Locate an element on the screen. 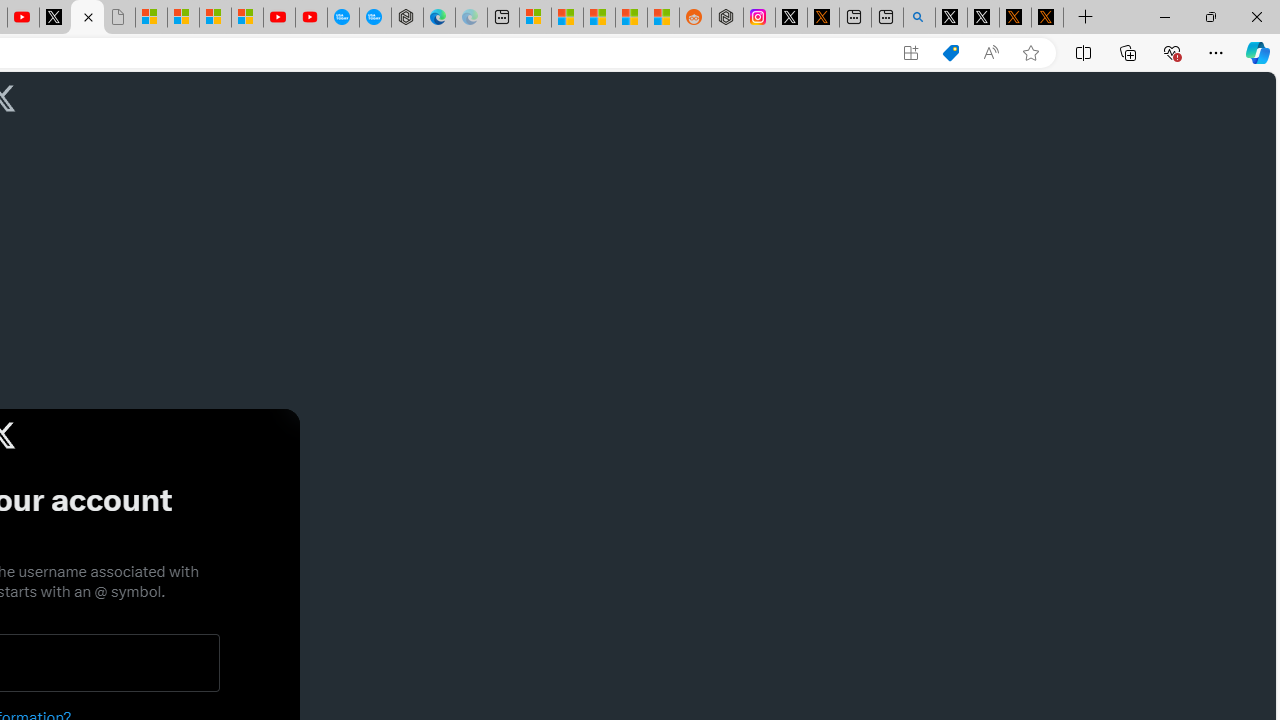 The width and height of the screenshot is (1280, 720). 'Log in to X / X' is located at coordinates (790, 17).